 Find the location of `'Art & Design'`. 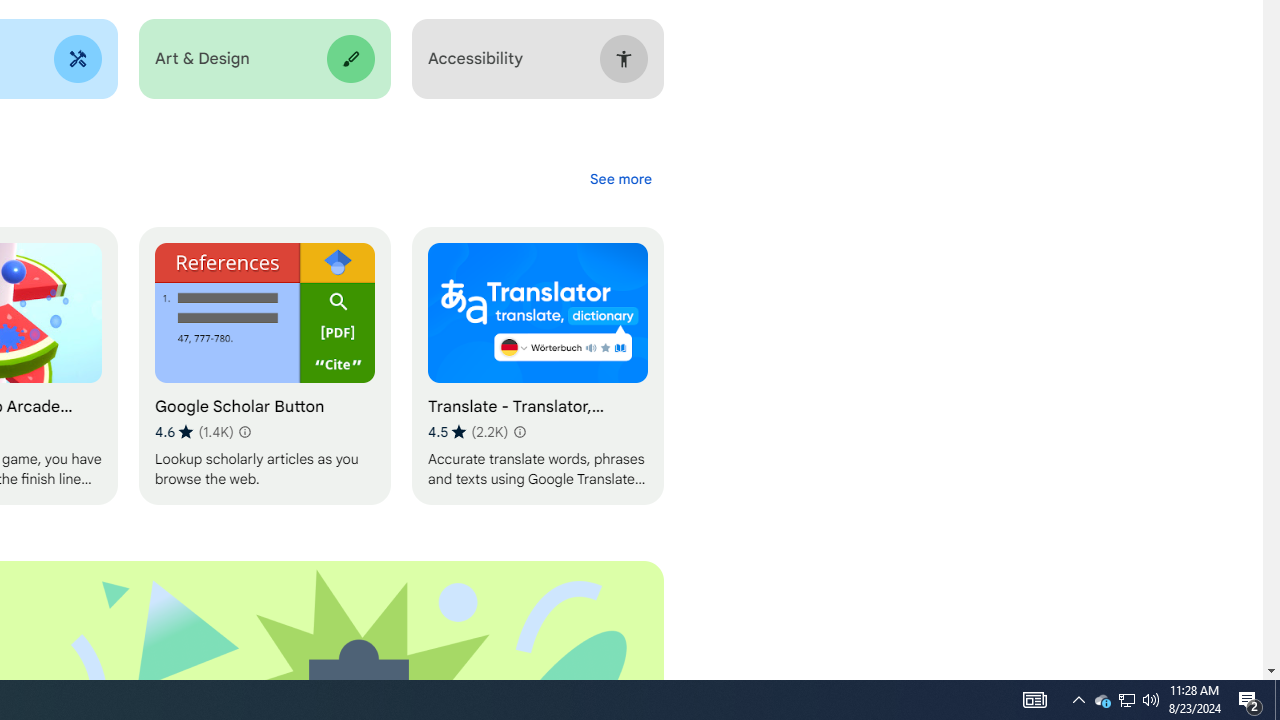

'Art & Design' is located at coordinates (263, 58).